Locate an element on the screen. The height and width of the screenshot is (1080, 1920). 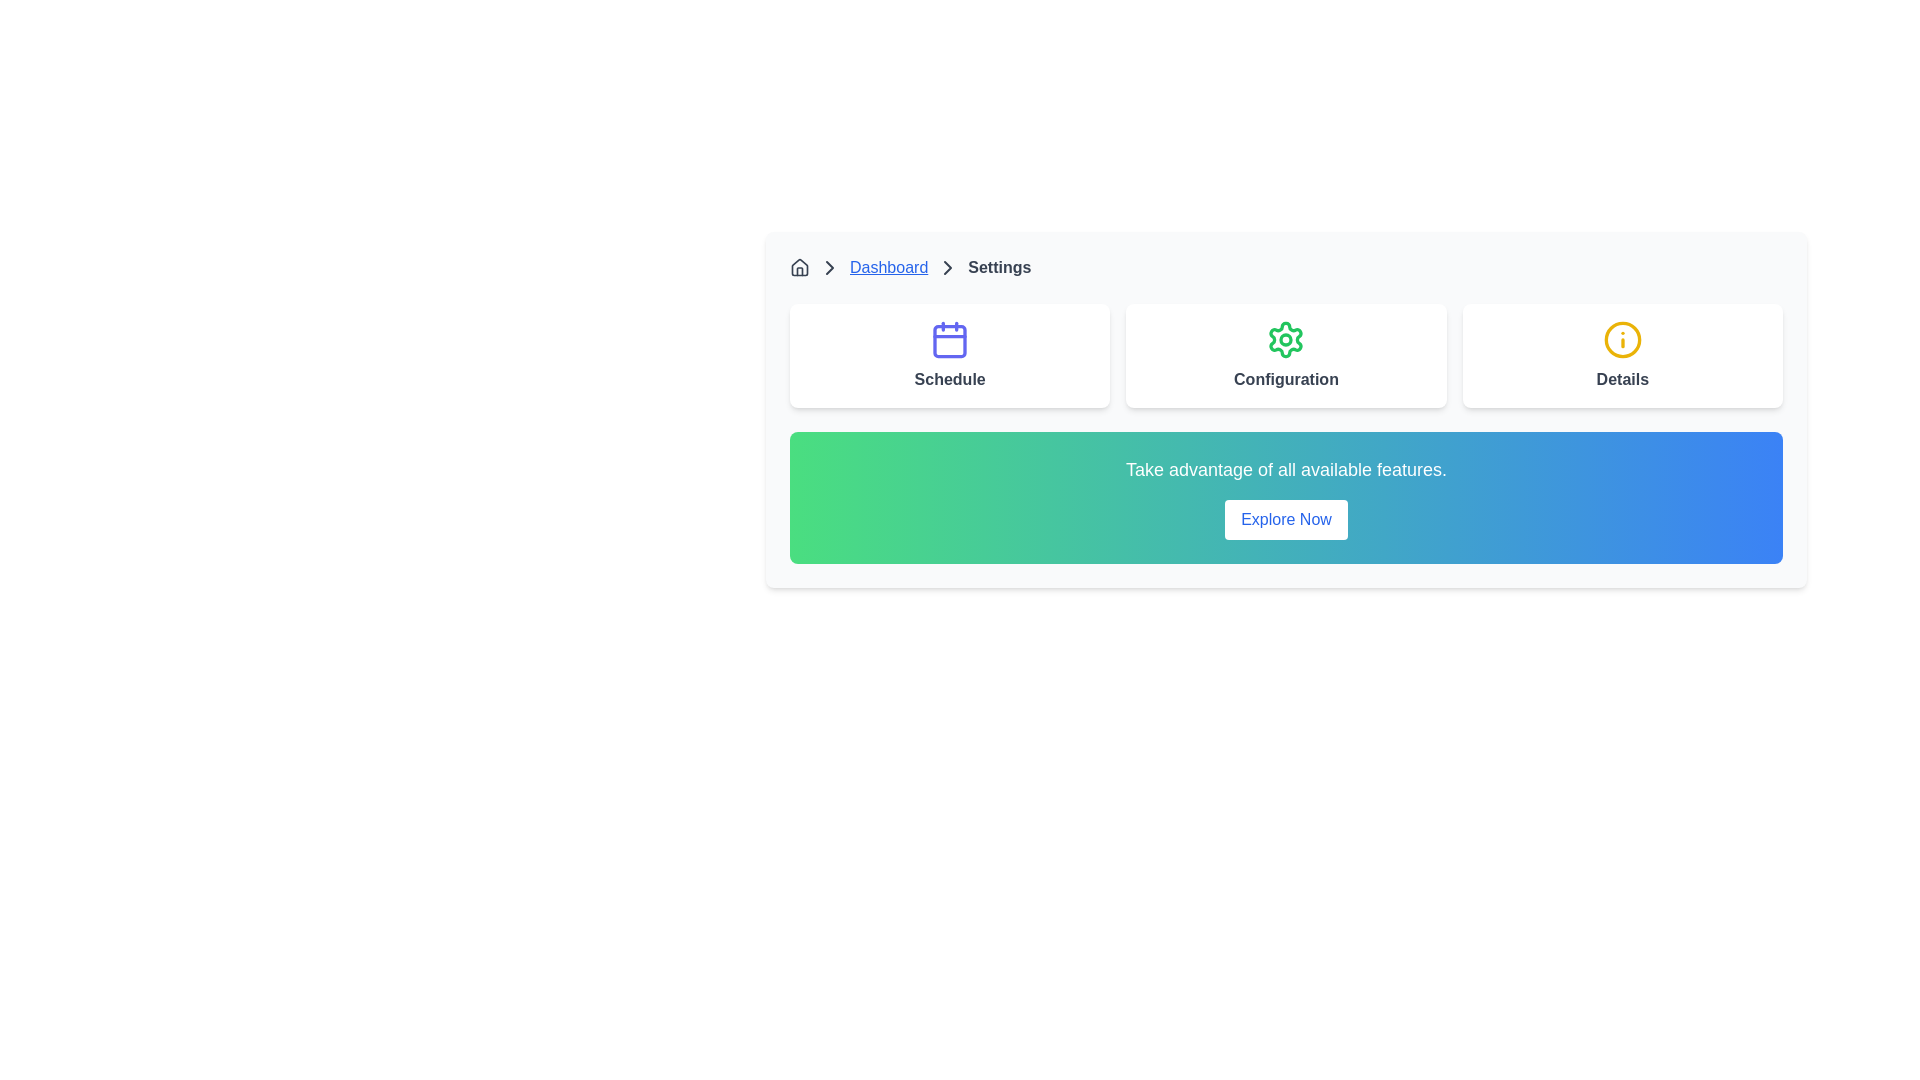
the green cogwheel icon within the 'Configuration' button is located at coordinates (1286, 338).